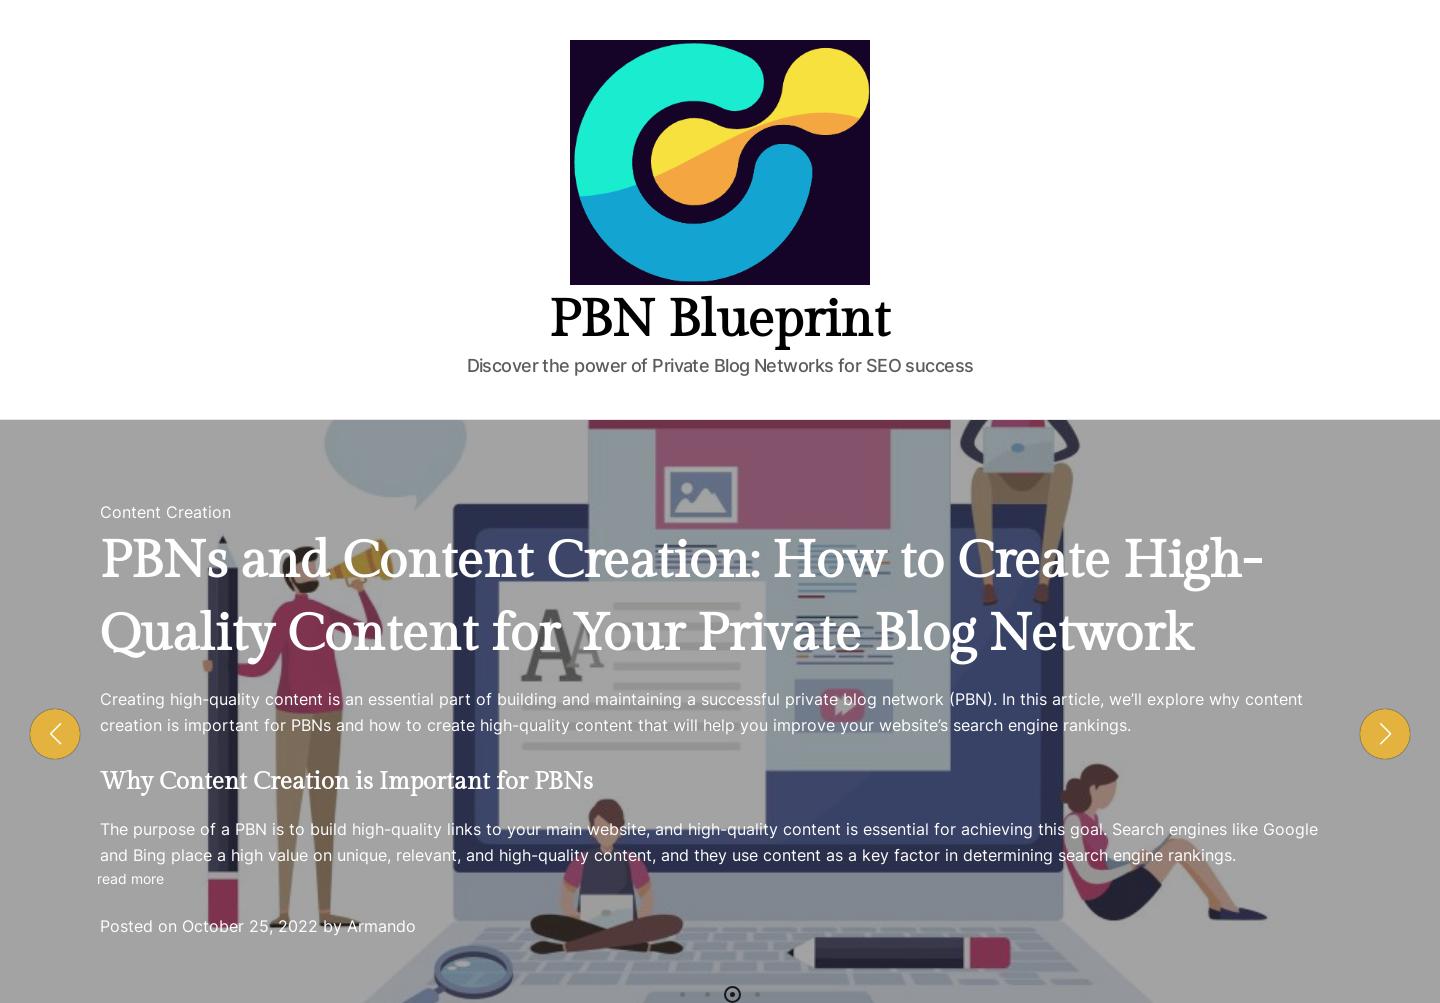 The width and height of the screenshot is (1440, 1003). I want to click on 'February 10, 2023', so click(1064, 118).